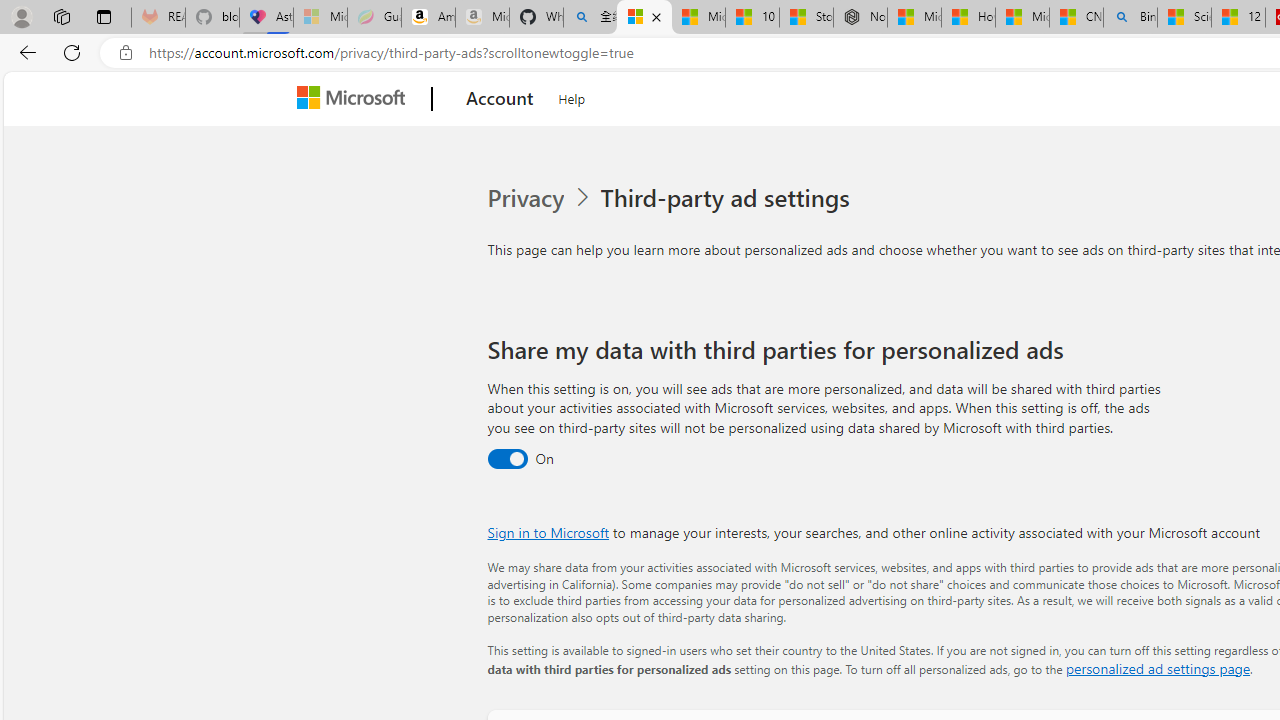  I want to click on 'personalized ad settings page', so click(1157, 668).